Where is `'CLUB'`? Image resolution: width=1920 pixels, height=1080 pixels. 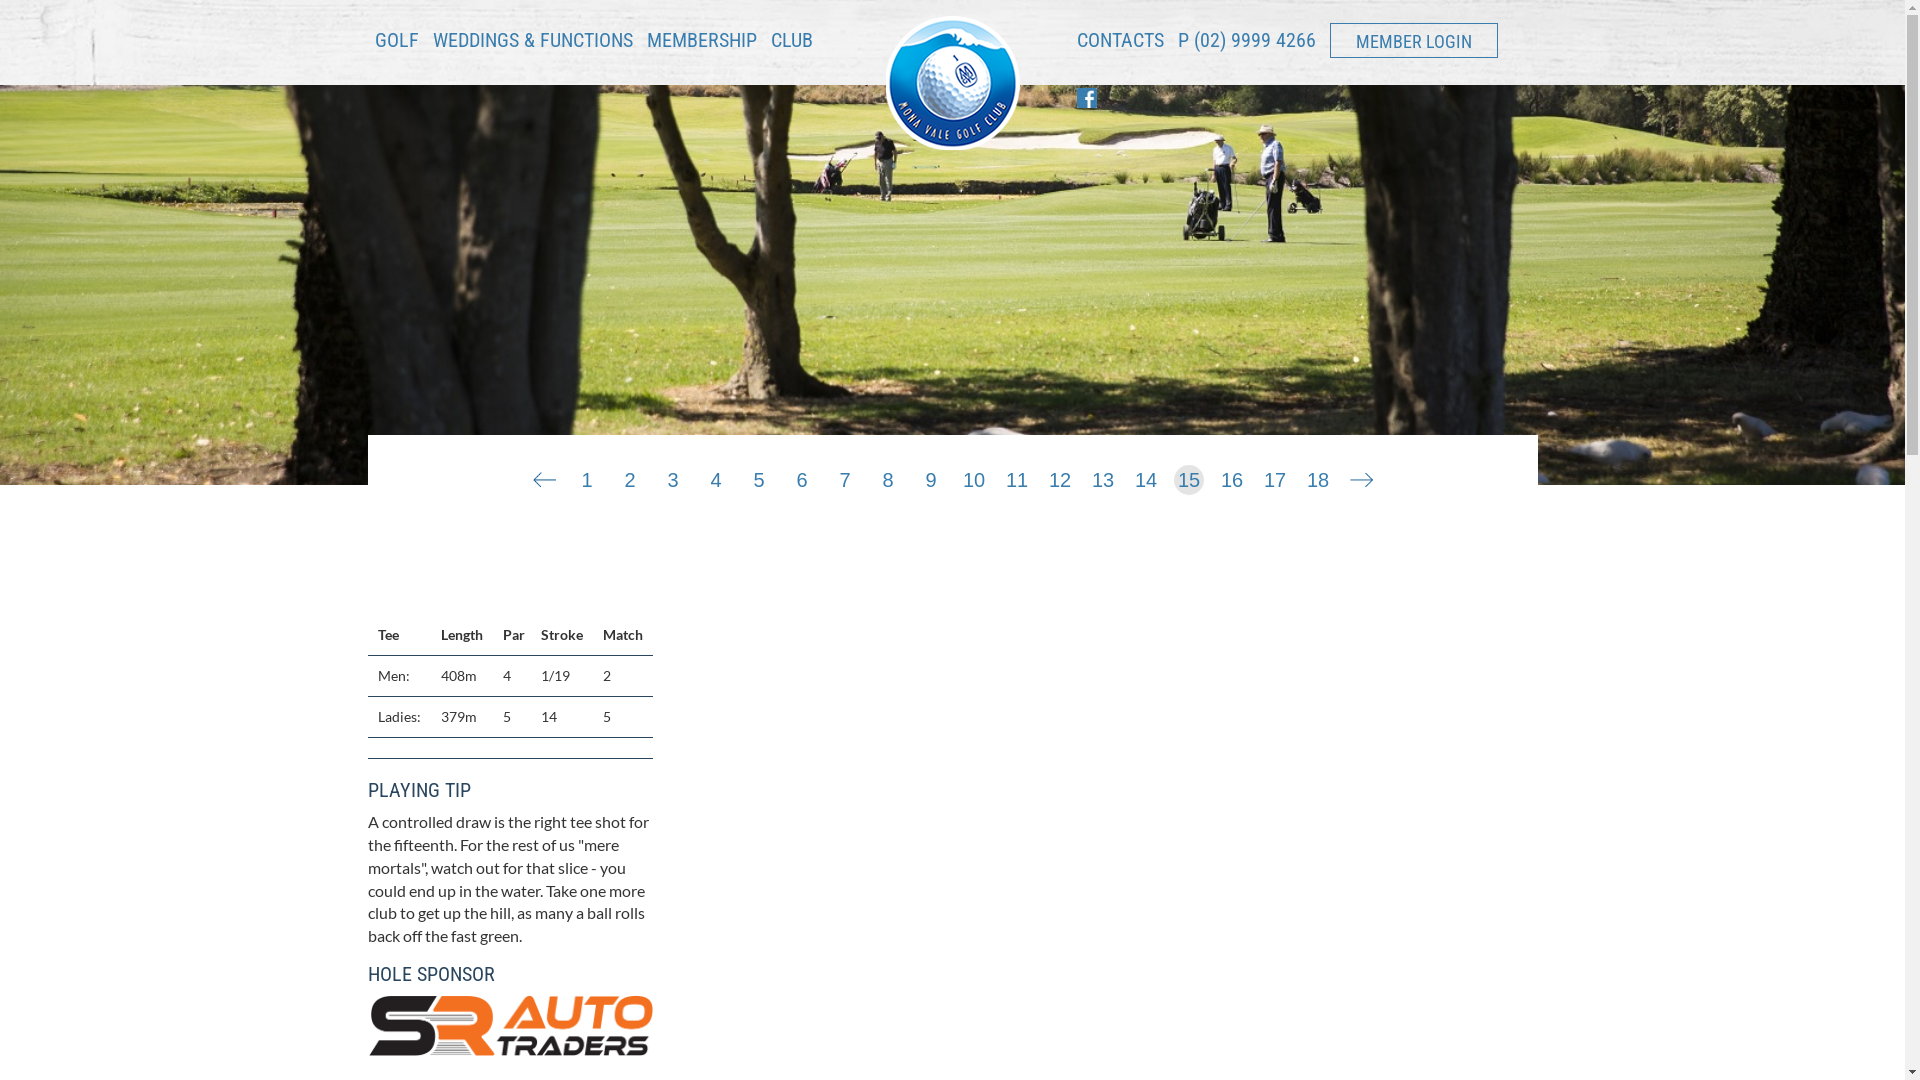
'CLUB' is located at coordinates (790, 46).